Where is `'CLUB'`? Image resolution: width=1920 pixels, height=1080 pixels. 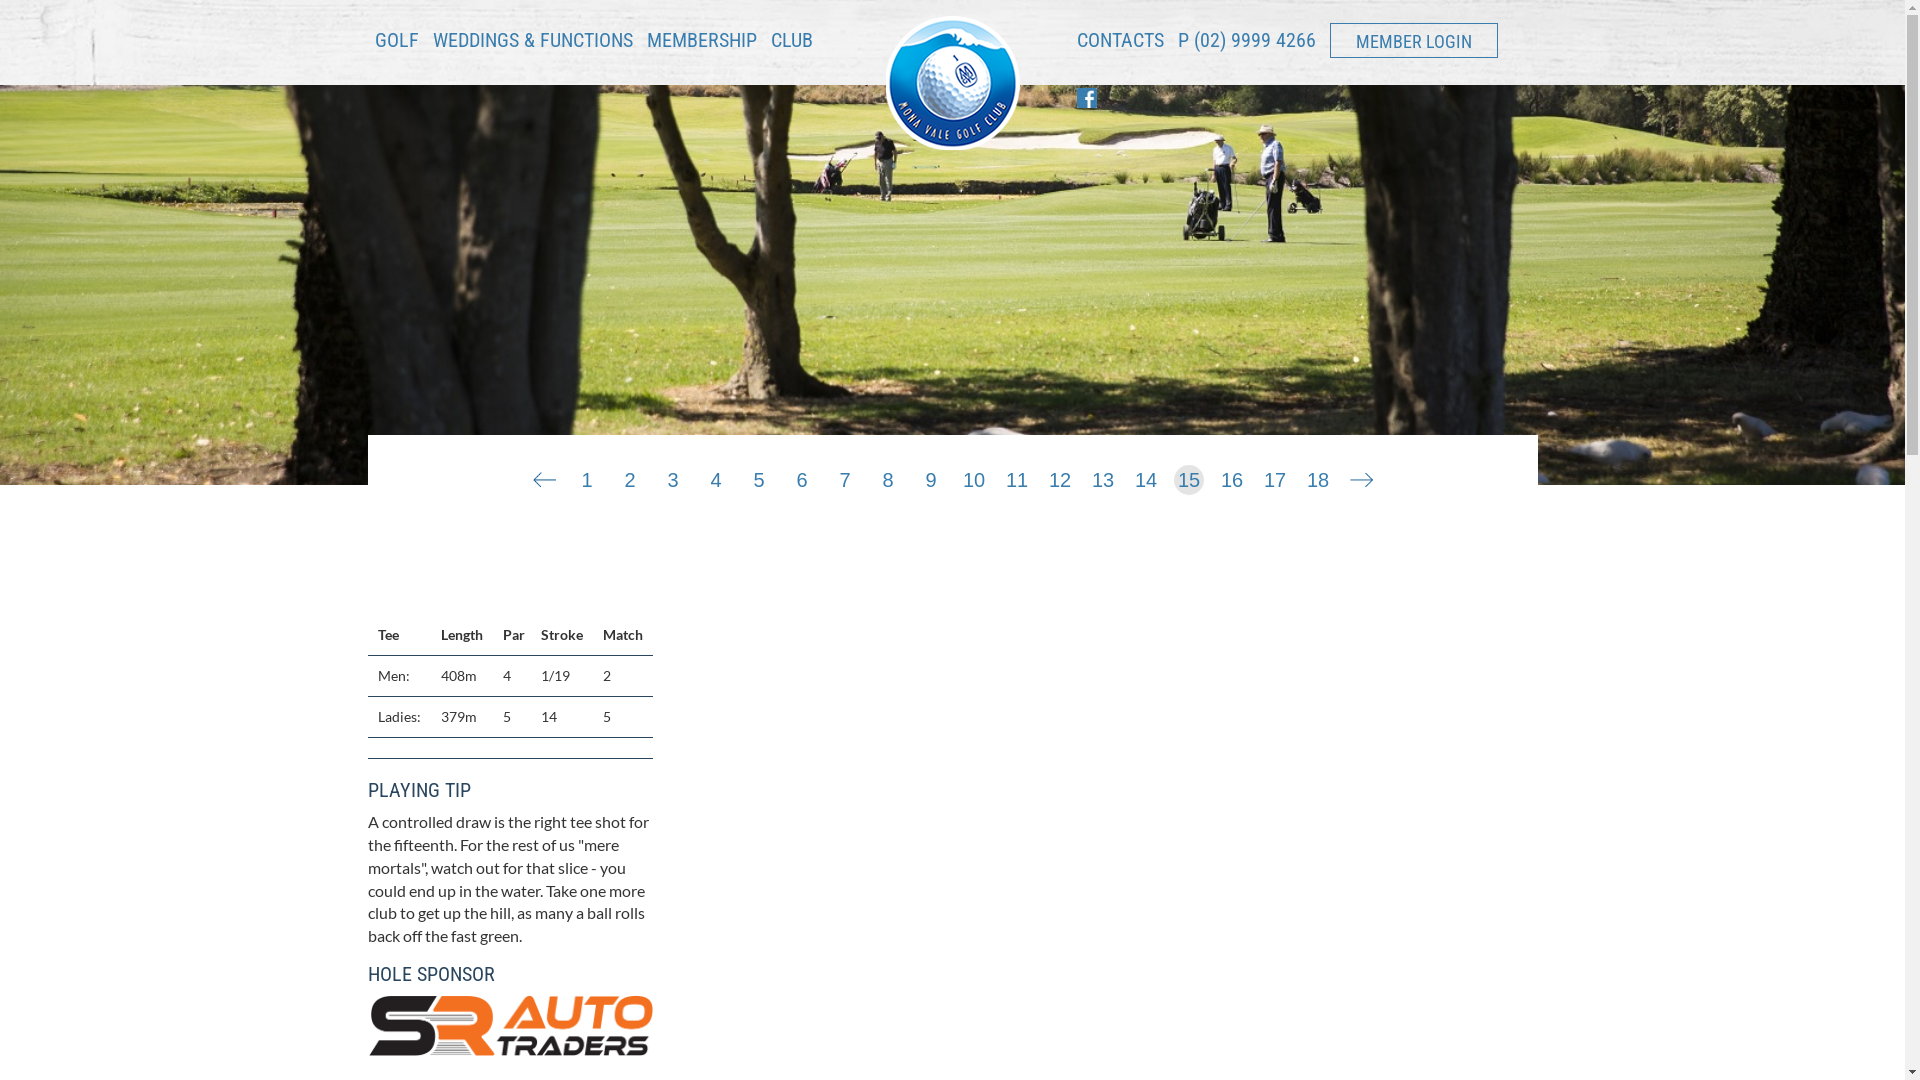
'CLUB' is located at coordinates (790, 46).